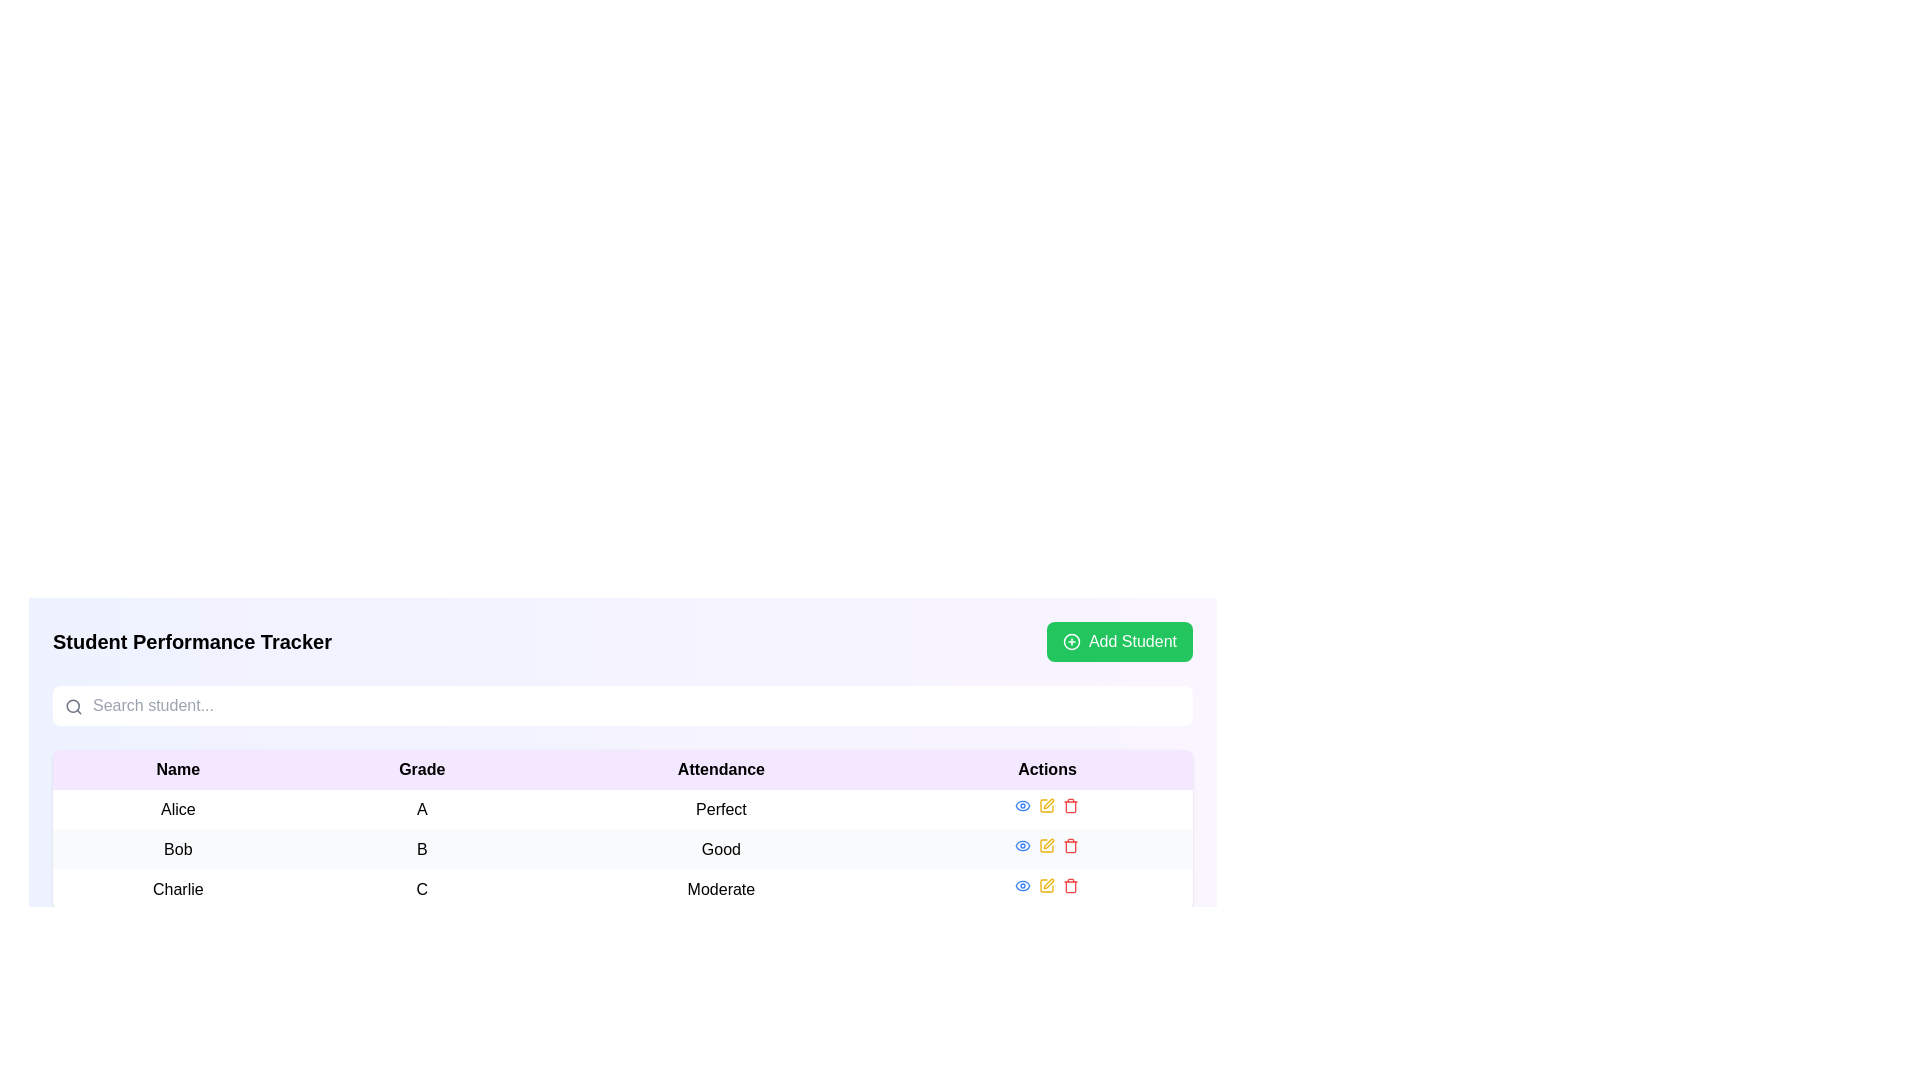 This screenshot has width=1920, height=1080. Describe the element at coordinates (178, 810) in the screenshot. I see `the text label displaying the name 'Alice', which identifies the first student's information in the 'Name' column of the table` at that location.